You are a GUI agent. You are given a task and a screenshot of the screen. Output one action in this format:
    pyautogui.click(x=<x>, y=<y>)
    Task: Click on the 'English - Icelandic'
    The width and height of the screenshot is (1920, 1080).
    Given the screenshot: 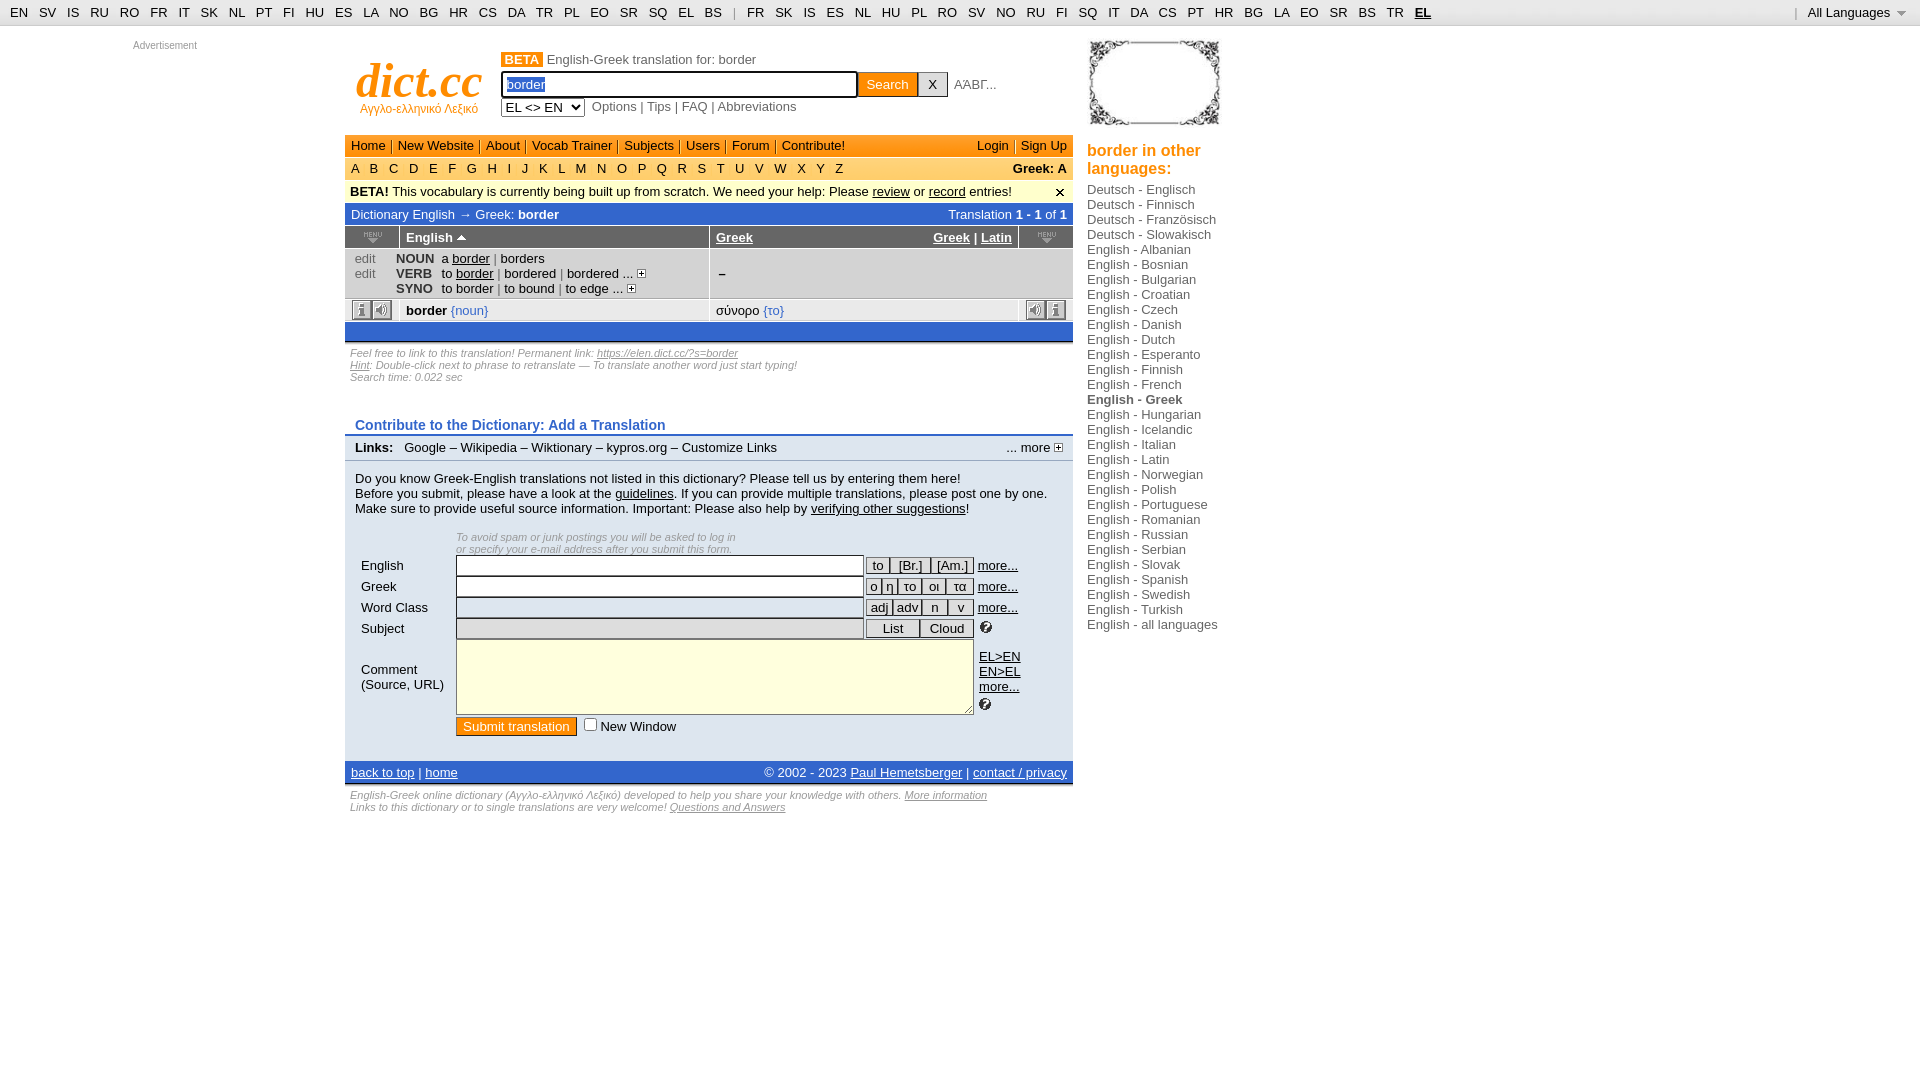 What is the action you would take?
    pyautogui.click(x=1140, y=428)
    